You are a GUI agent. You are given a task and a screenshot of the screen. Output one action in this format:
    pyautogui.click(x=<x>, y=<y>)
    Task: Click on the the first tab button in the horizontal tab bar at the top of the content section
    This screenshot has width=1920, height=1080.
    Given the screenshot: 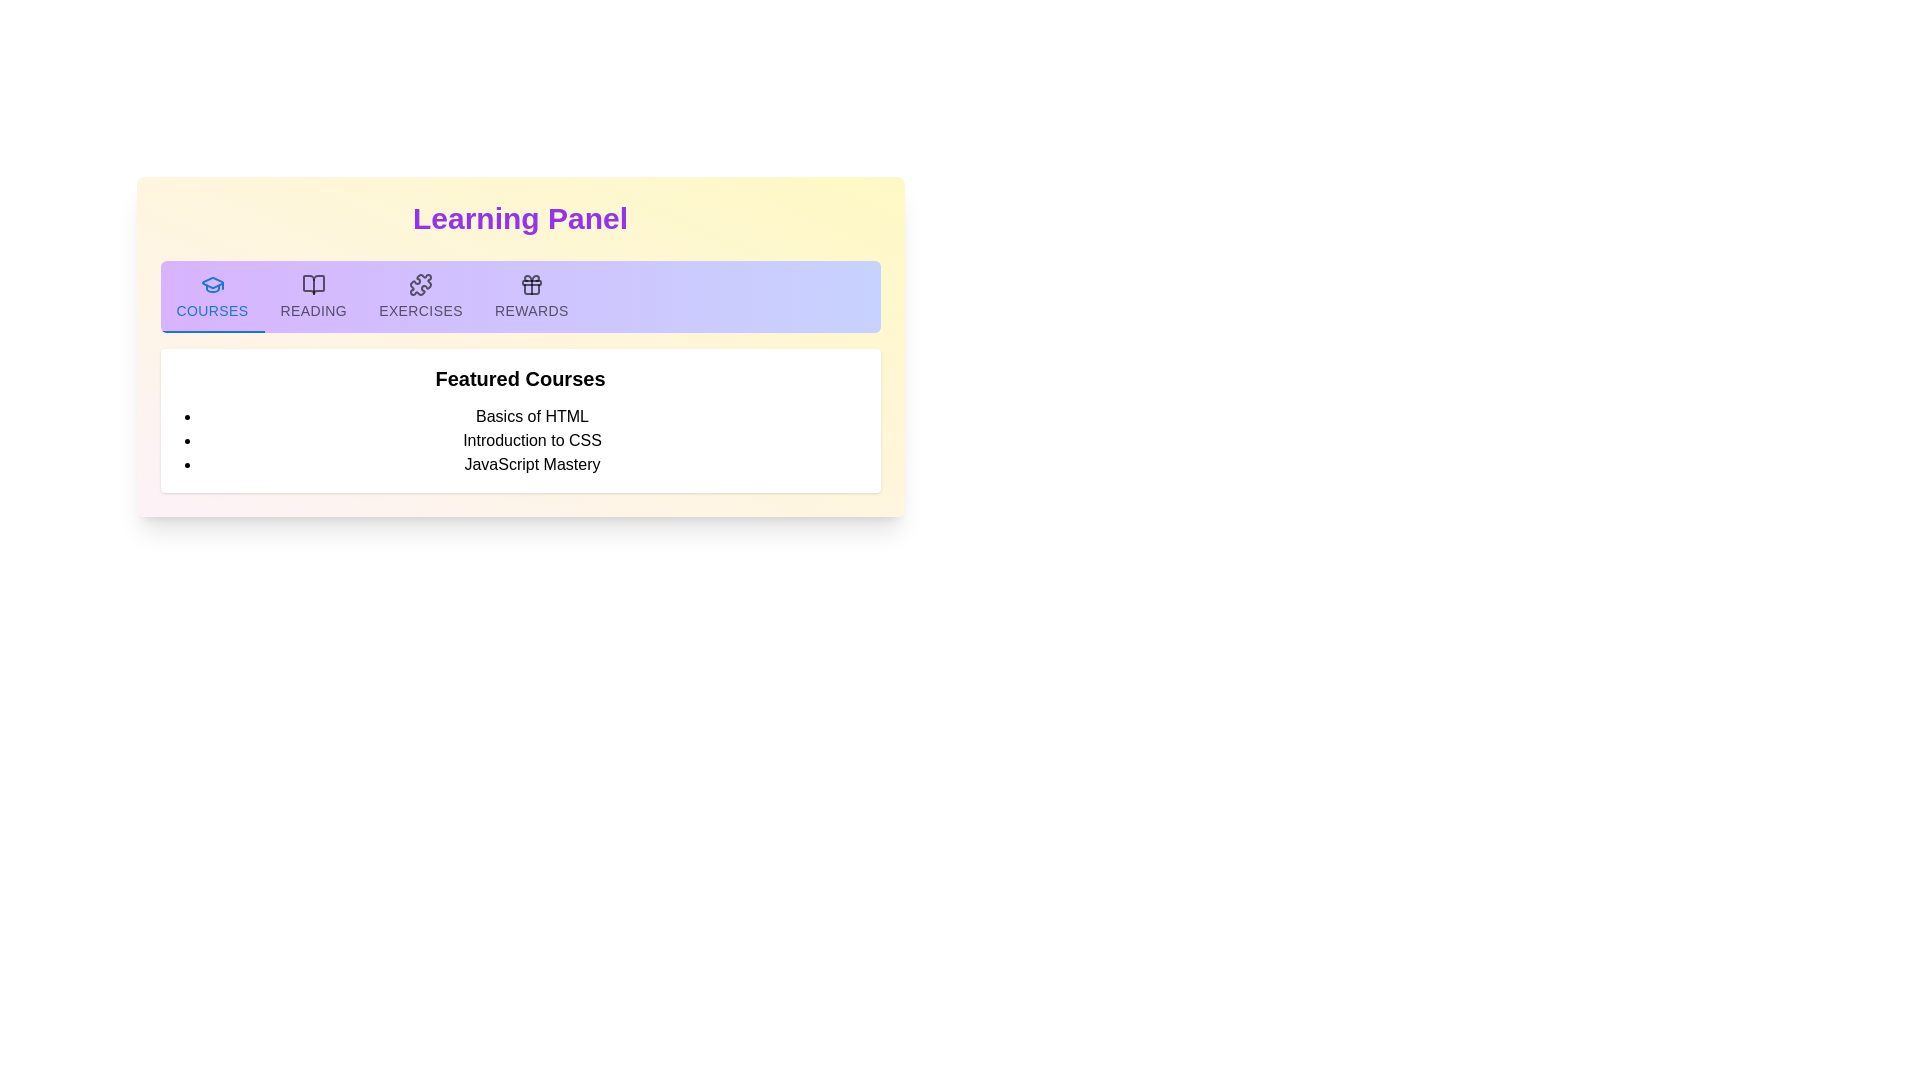 What is the action you would take?
    pyautogui.click(x=212, y=297)
    